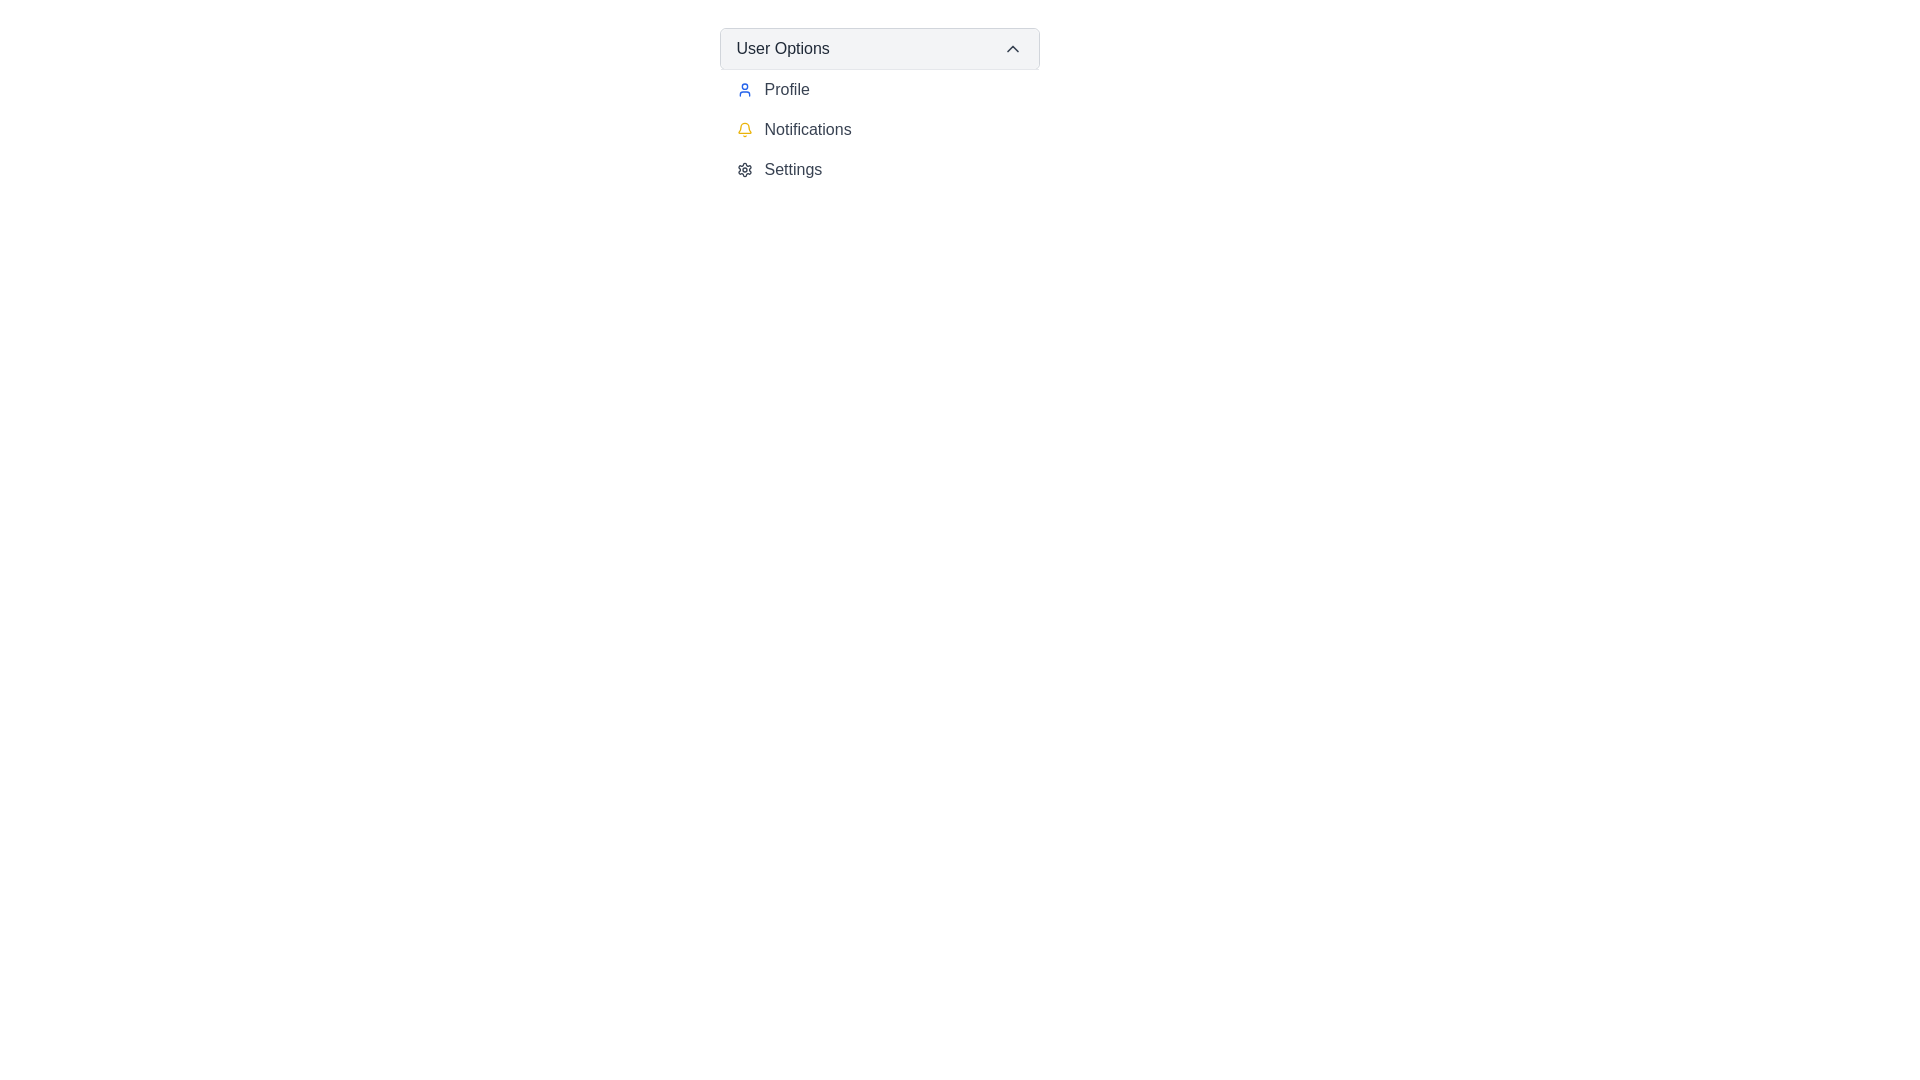 This screenshot has height=1080, width=1920. What do you see at coordinates (743, 128) in the screenshot?
I see `the bell icon in the upper-right part of the interface, which represents notifications or alerts` at bounding box center [743, 128].